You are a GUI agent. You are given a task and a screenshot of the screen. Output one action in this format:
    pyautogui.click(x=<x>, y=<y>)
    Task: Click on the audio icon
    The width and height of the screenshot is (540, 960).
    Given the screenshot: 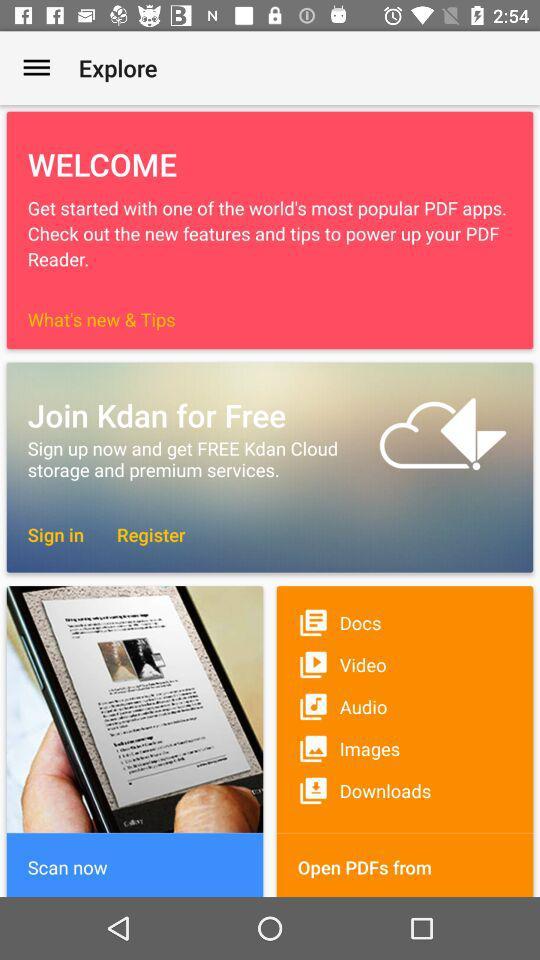 What is the action you would take?
    pyautogui.click(x=405, y=706)
    